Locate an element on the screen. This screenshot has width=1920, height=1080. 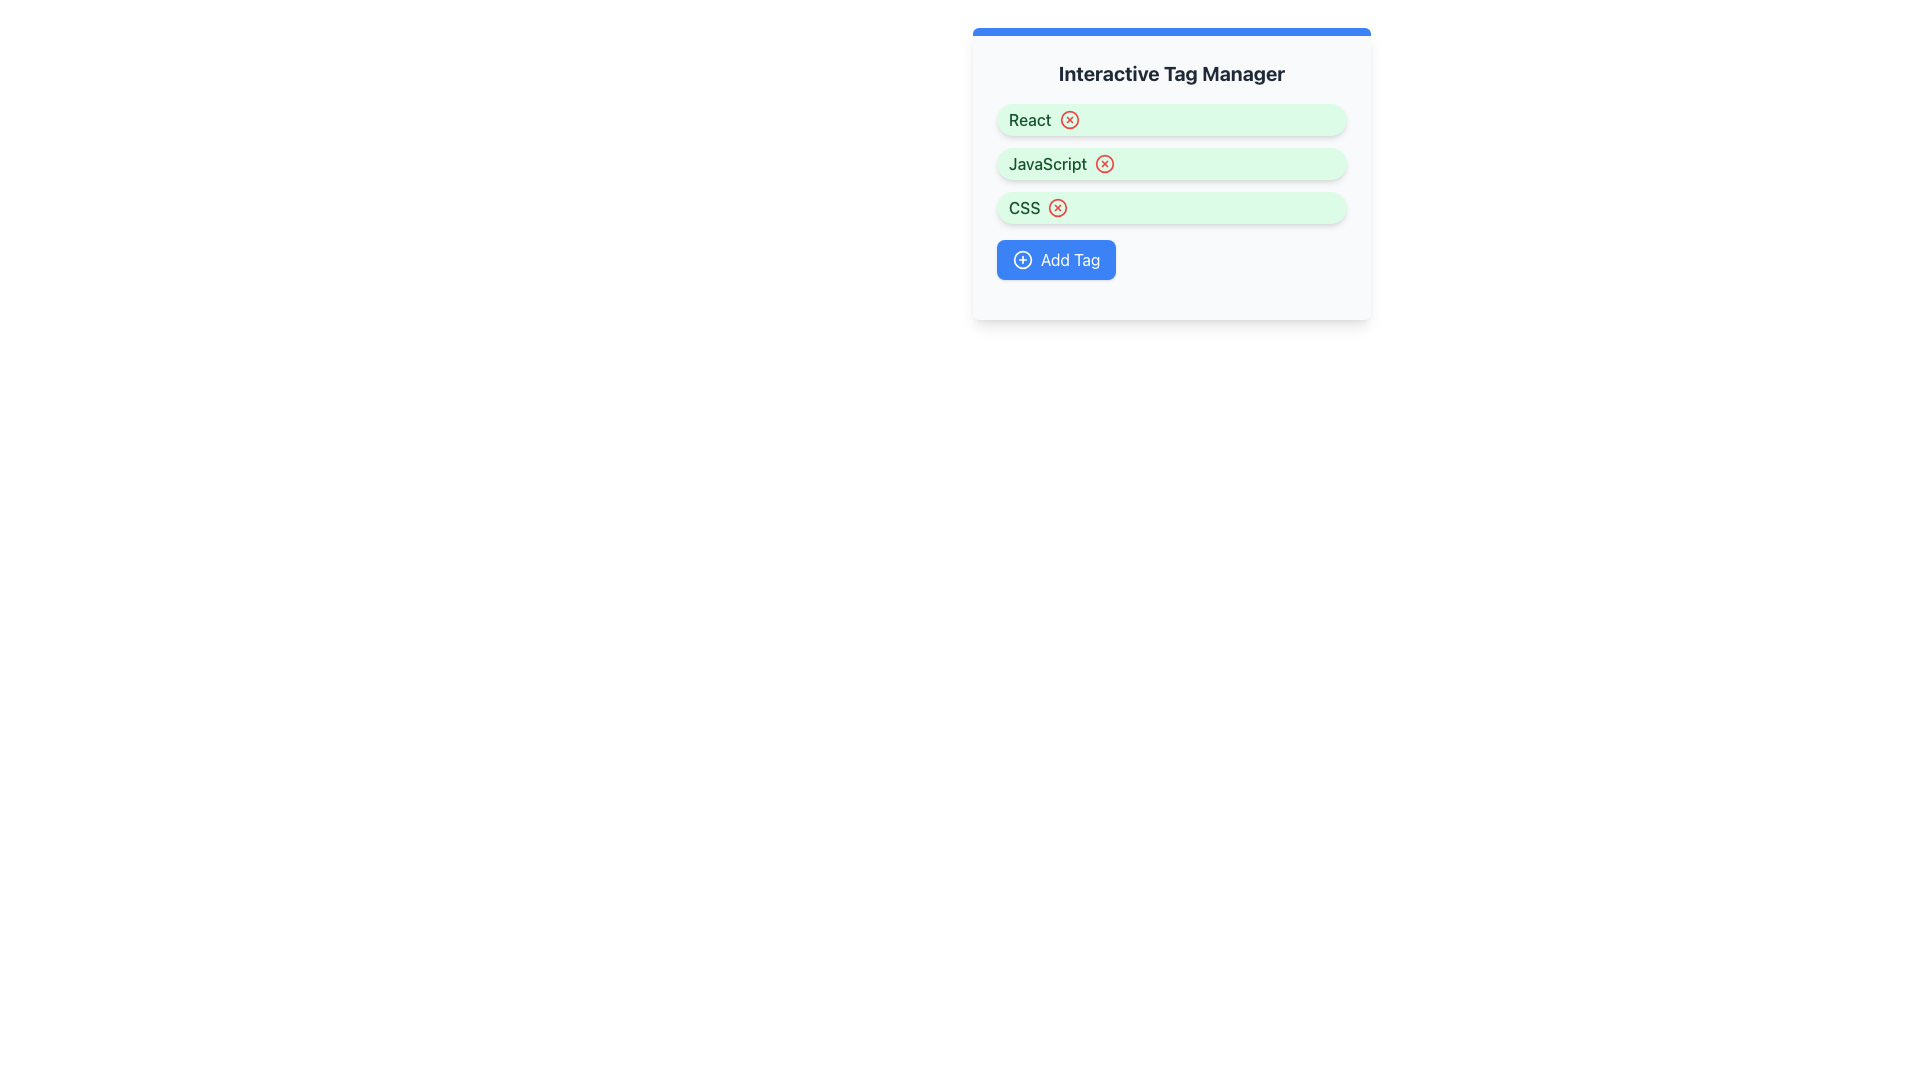
the text label for the 'CSS' tag, which is positioned as the third tag below the 'Interactive Tag Manager' heading is located at coordinates (1024, 208).